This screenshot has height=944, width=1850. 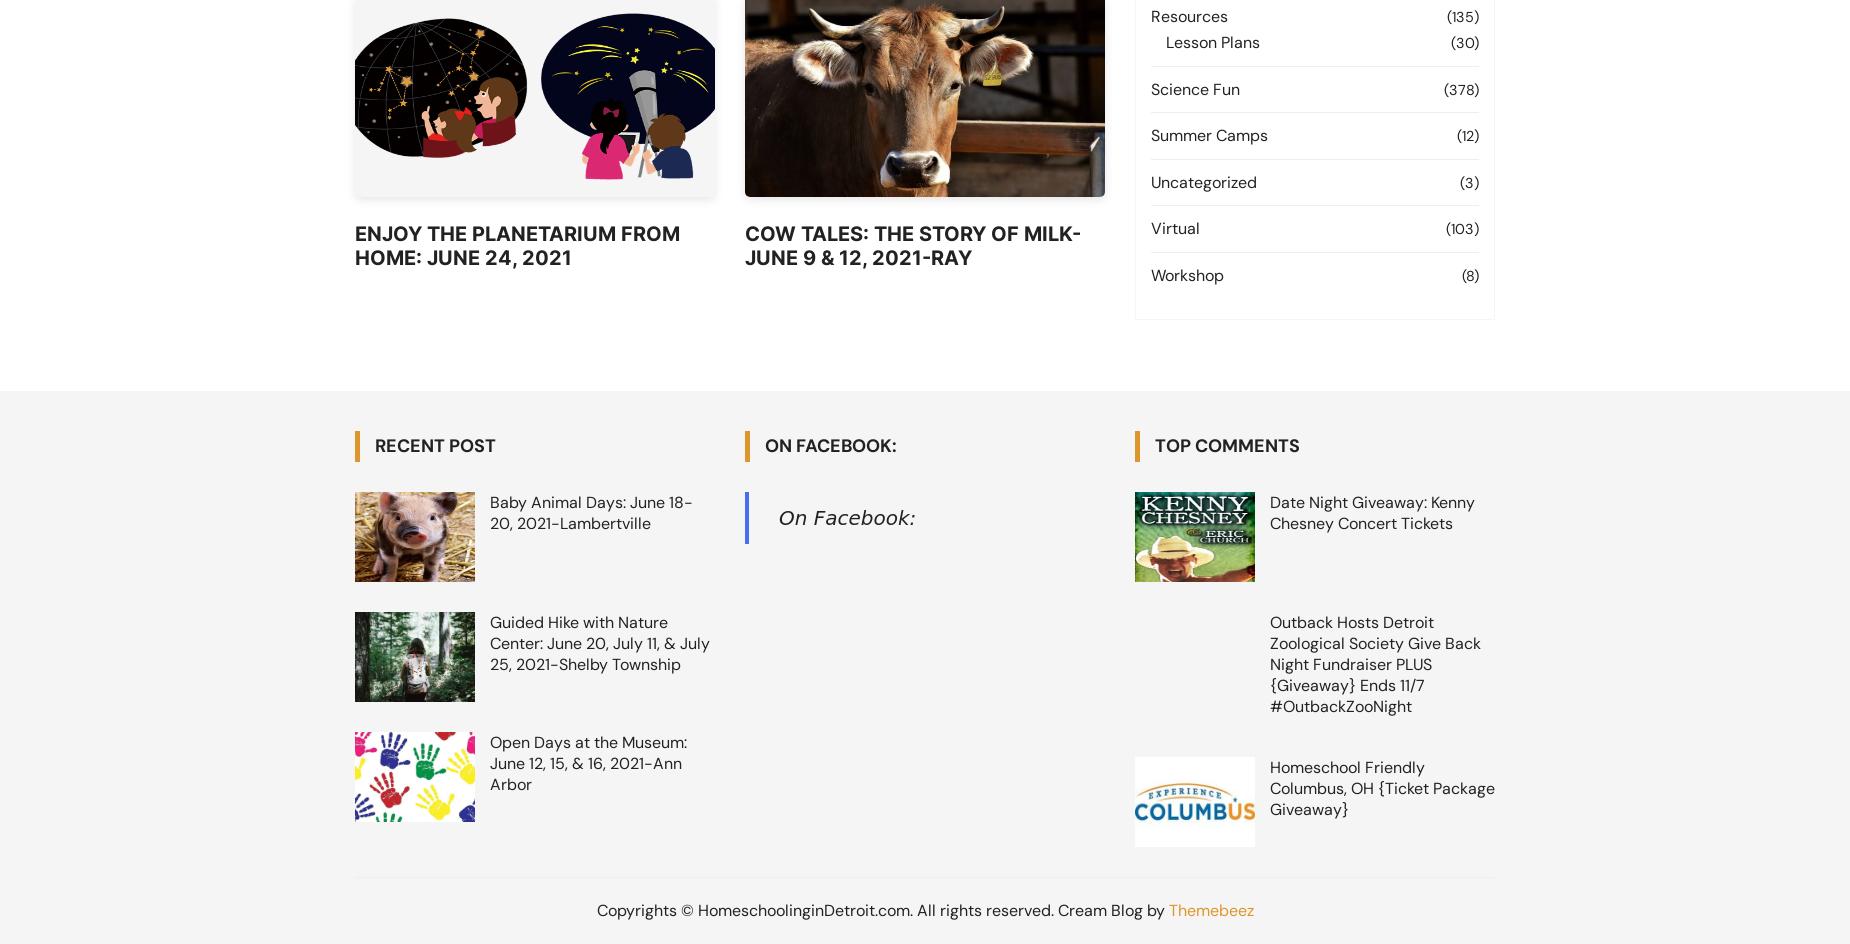 What do you see at coordinates (1174, 227) in the screenshot?
I see `'Virtual'` at bounding box center [1174, 227].